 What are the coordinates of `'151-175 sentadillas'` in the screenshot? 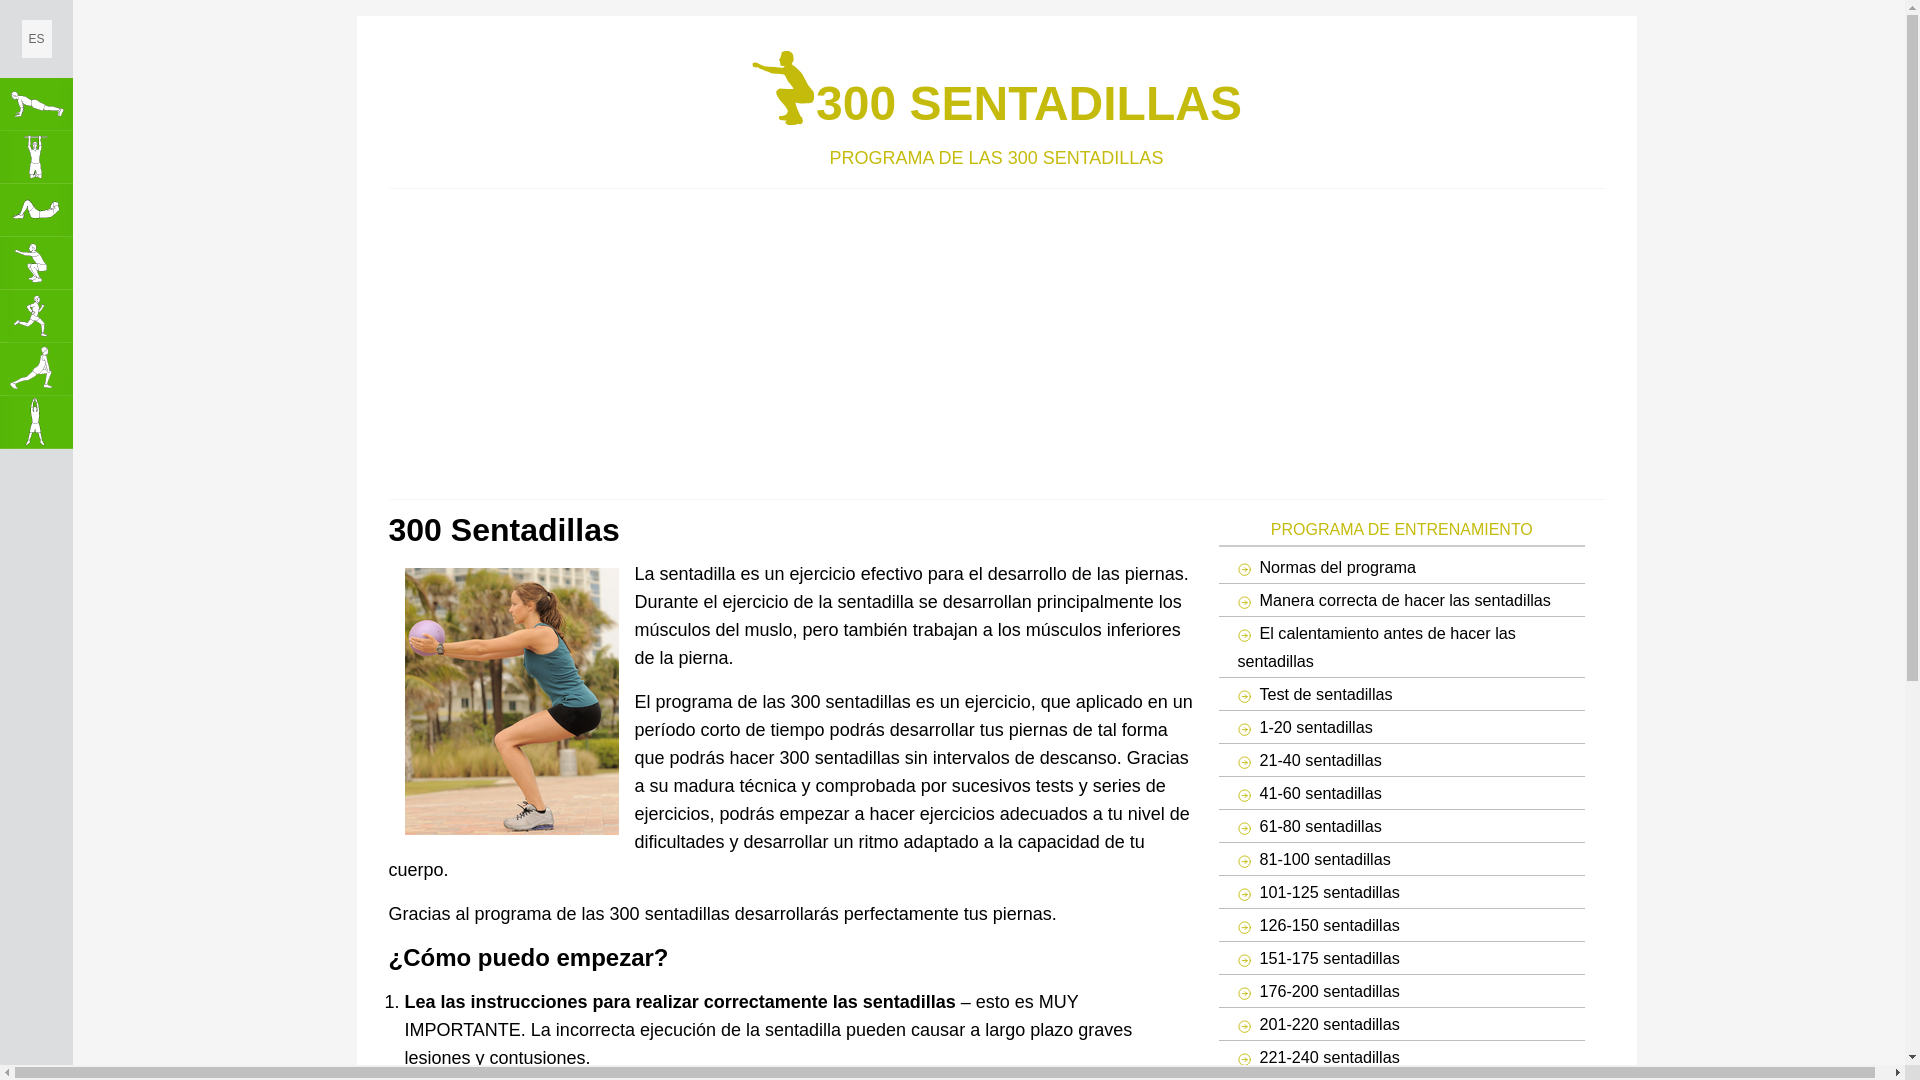 It's located at (1400, 956).